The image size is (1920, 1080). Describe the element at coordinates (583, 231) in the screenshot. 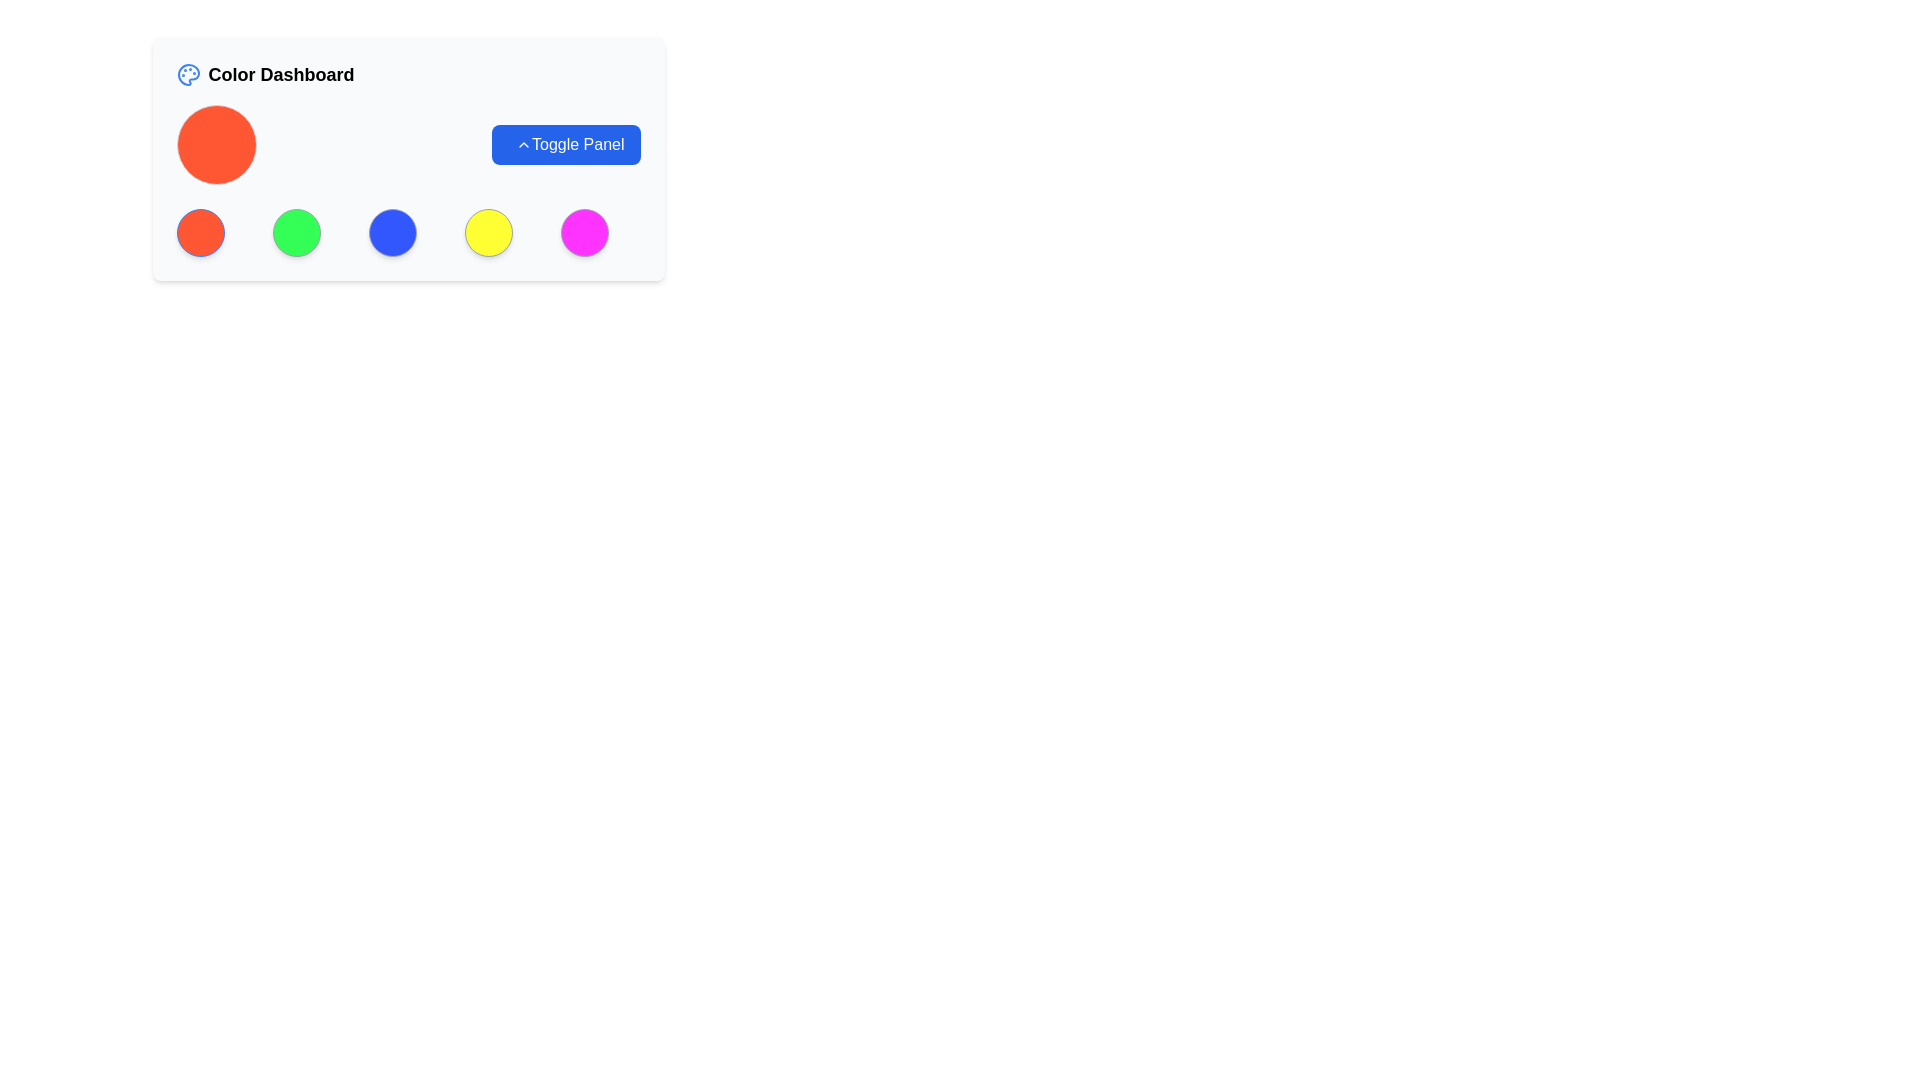

I see `the fifth circular button in the grid layout` at that location.